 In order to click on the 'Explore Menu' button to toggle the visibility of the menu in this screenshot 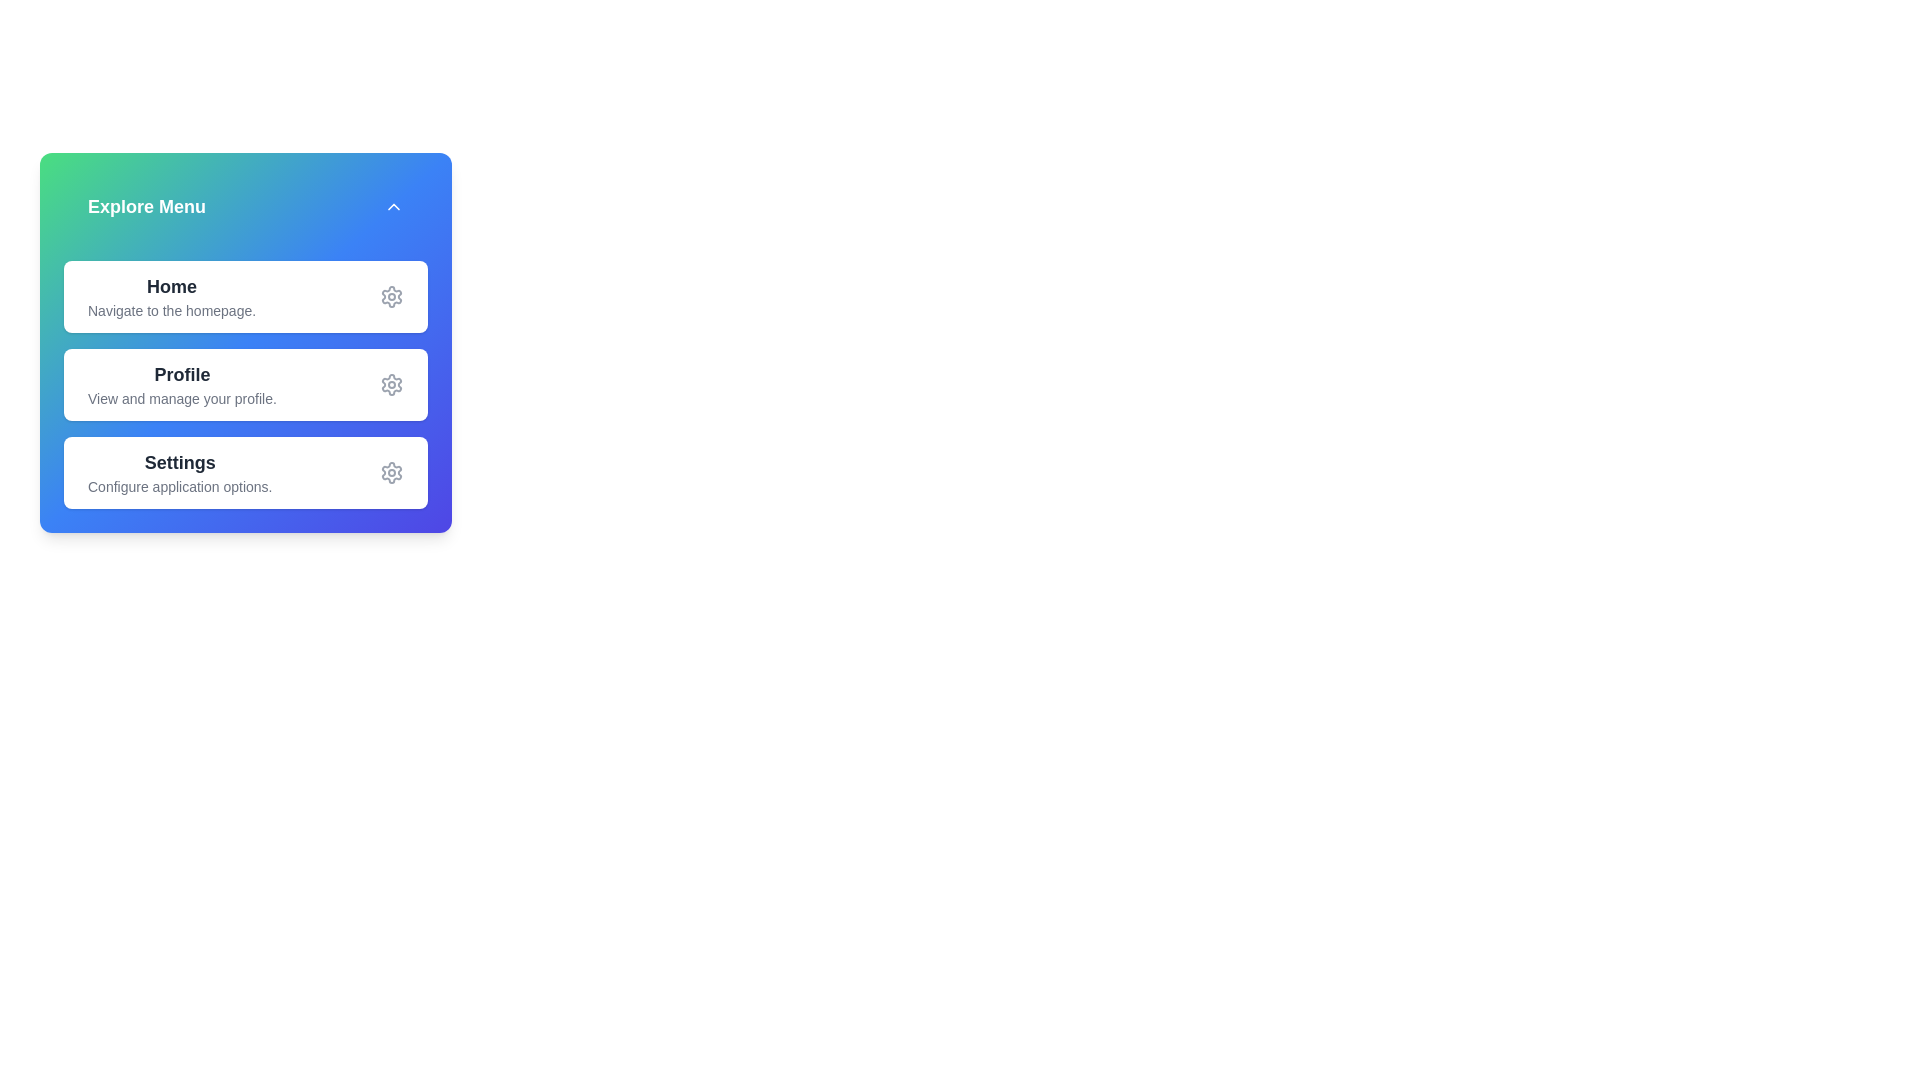, I will do `click(244, 207)`.